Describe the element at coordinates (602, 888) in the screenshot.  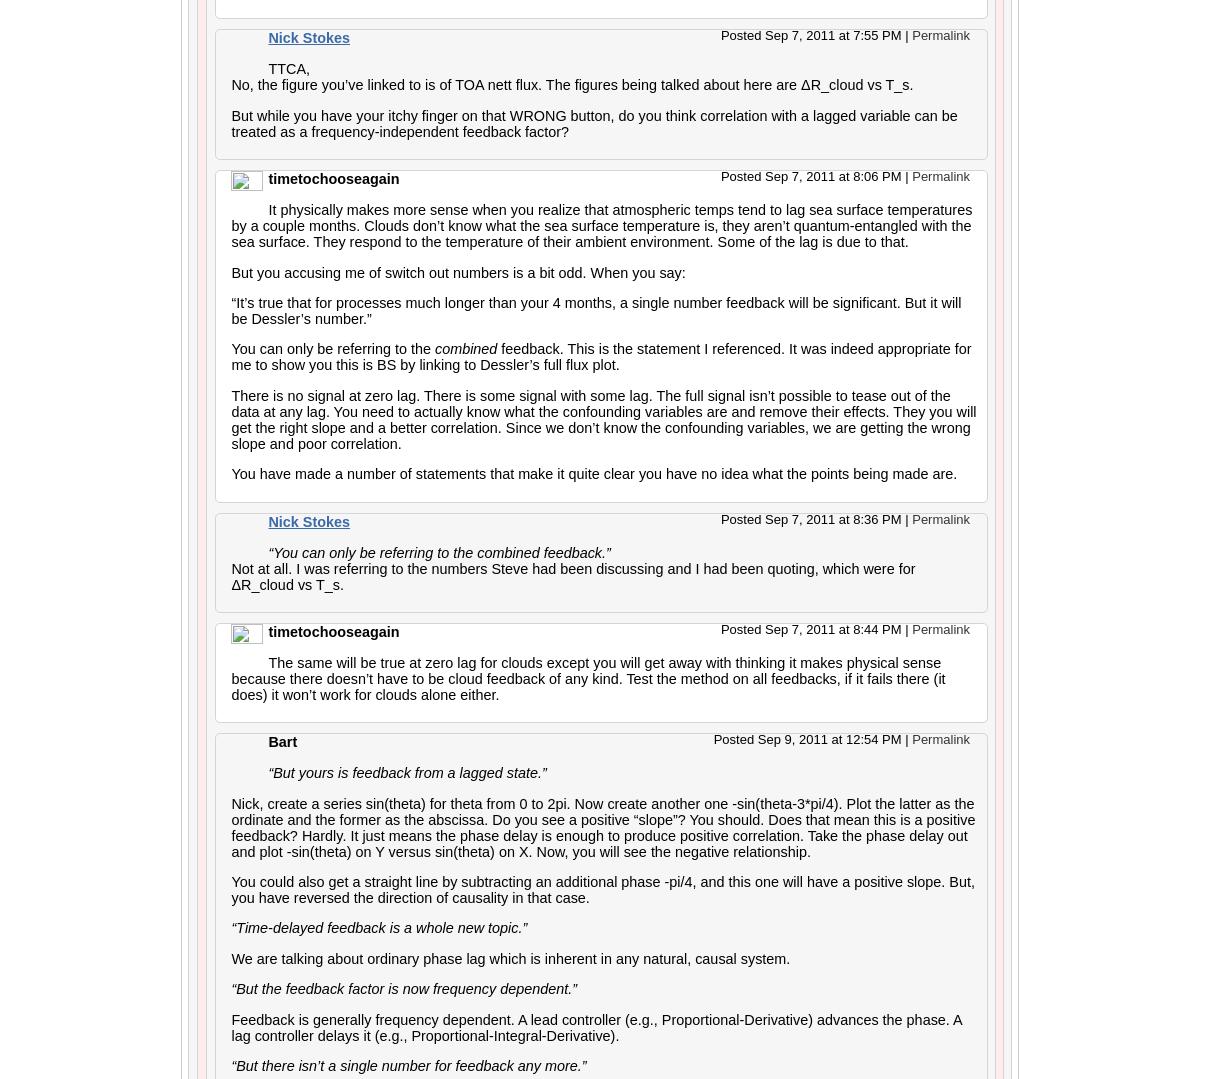
I see `'You could also get a straight line by subtracting an additional phase -pi/4, and this one will have a positive slope. But, you have reversed the direction of causality in that case.'` at that location.